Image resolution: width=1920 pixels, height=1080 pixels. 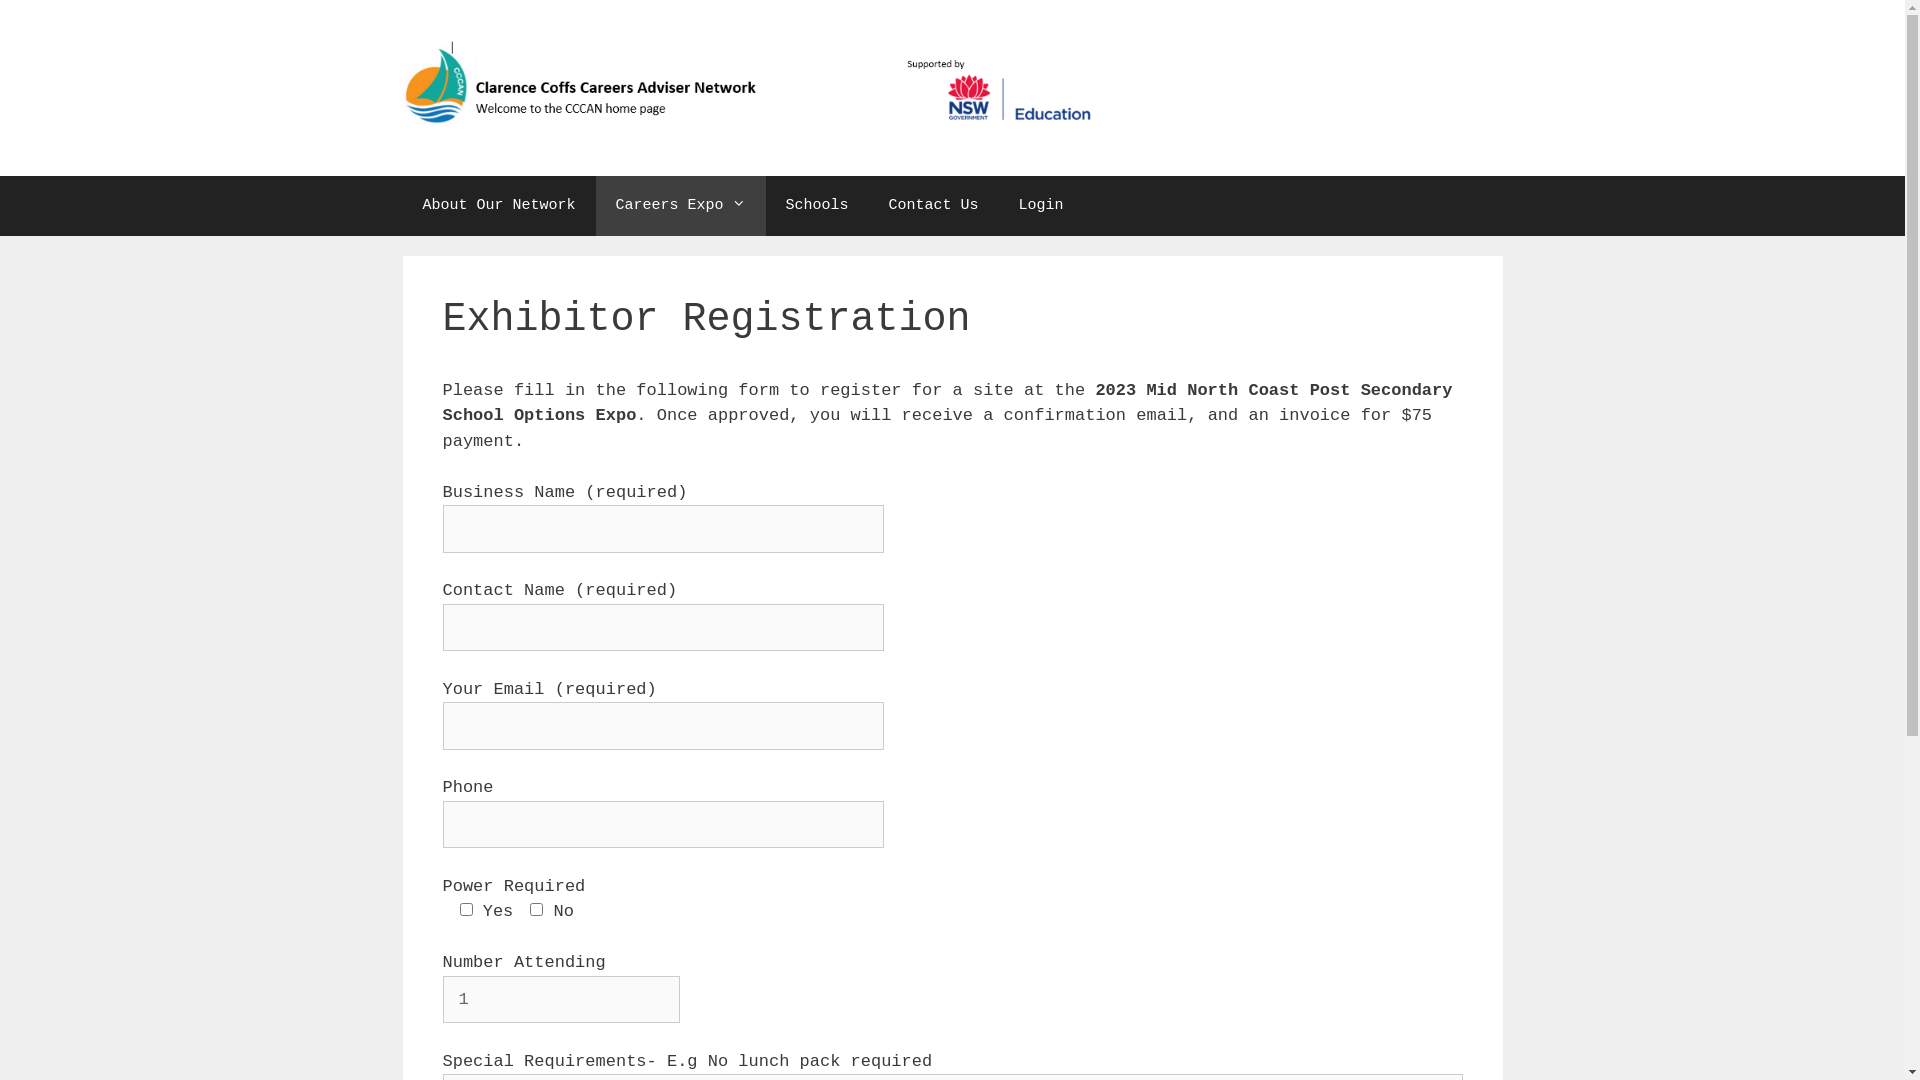 What do you see at coordinates (498, 205) in the screenshot?
I see `'About Our Network'` at bounding box center [498, 205].